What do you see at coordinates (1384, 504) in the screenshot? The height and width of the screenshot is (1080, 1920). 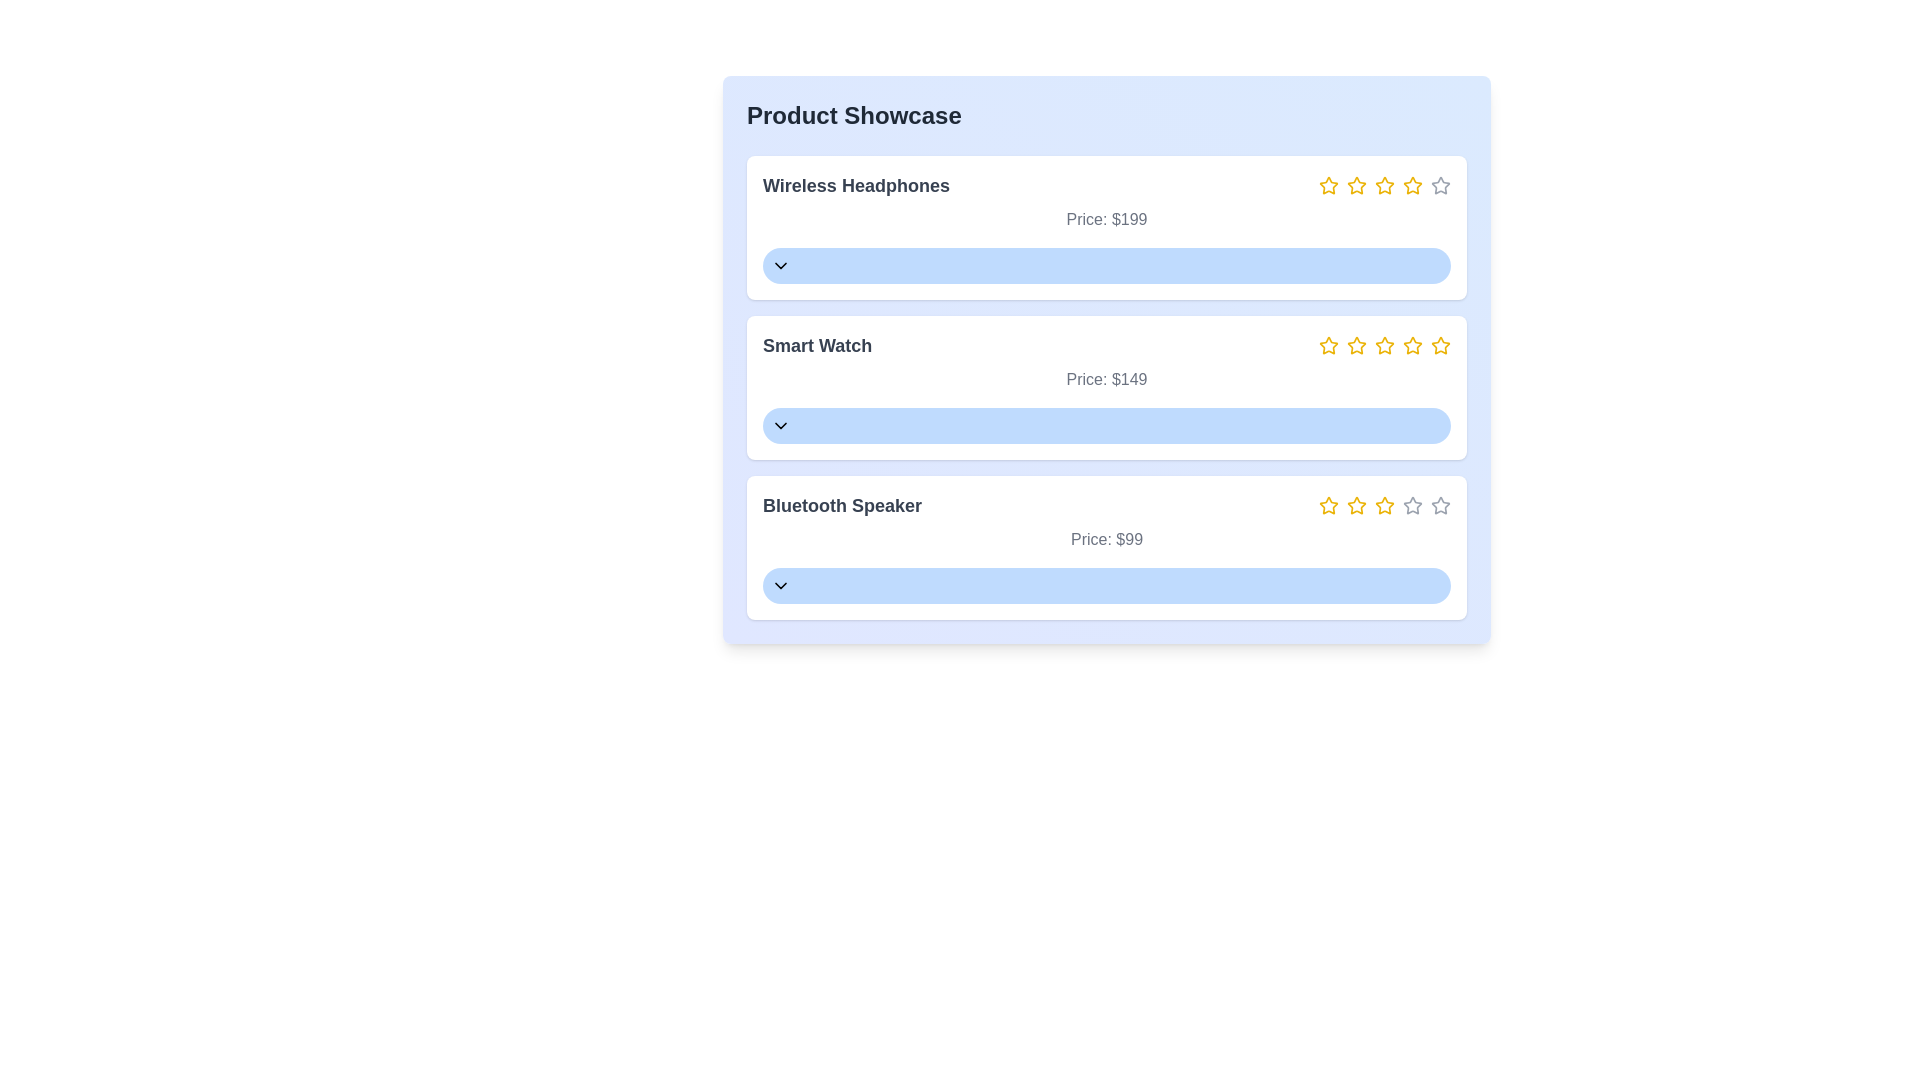 I see `the third yellow star icon in the 5-star rating system for the Bluetooth Speaker product` at bounding box center [1384, 504].